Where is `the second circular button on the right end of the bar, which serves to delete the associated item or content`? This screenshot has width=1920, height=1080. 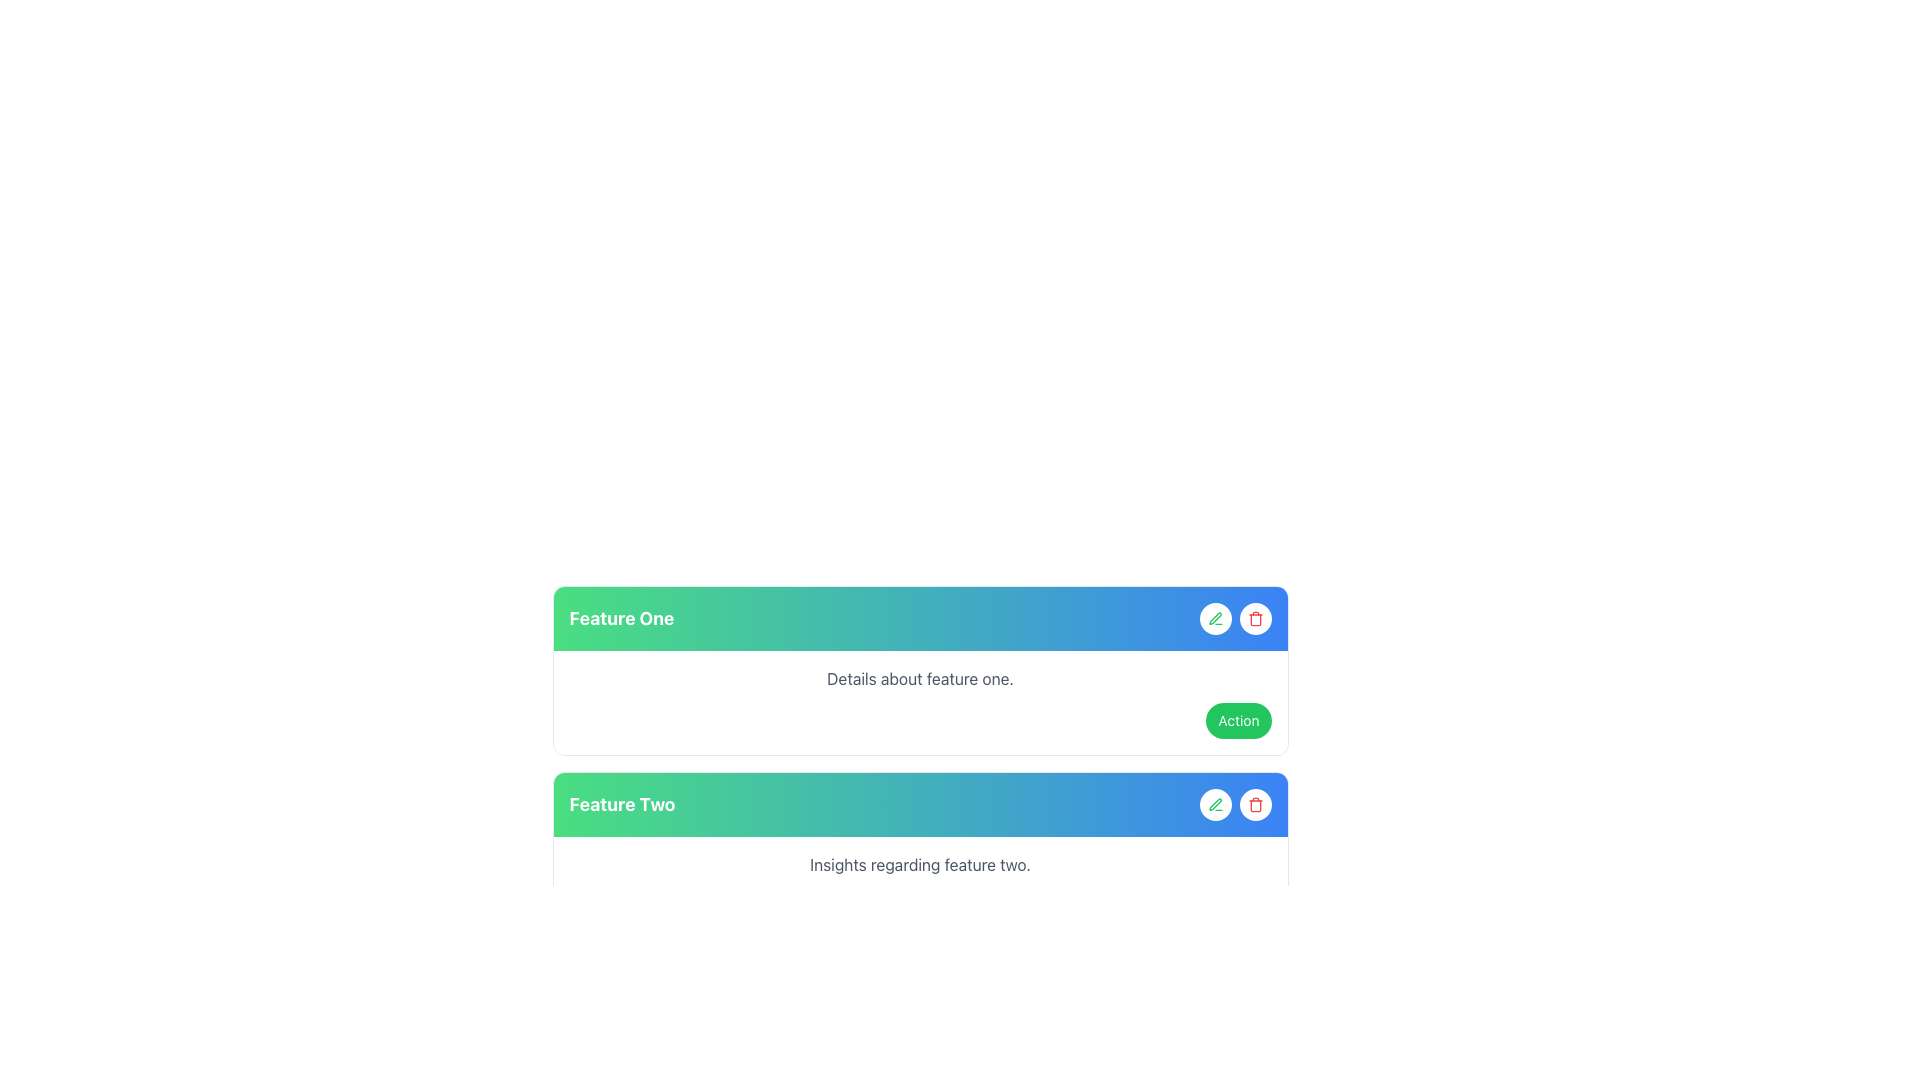
the second circular button on the right end of the bar, which serves to delete the associated item or content is located at coordinates (1254, 617).